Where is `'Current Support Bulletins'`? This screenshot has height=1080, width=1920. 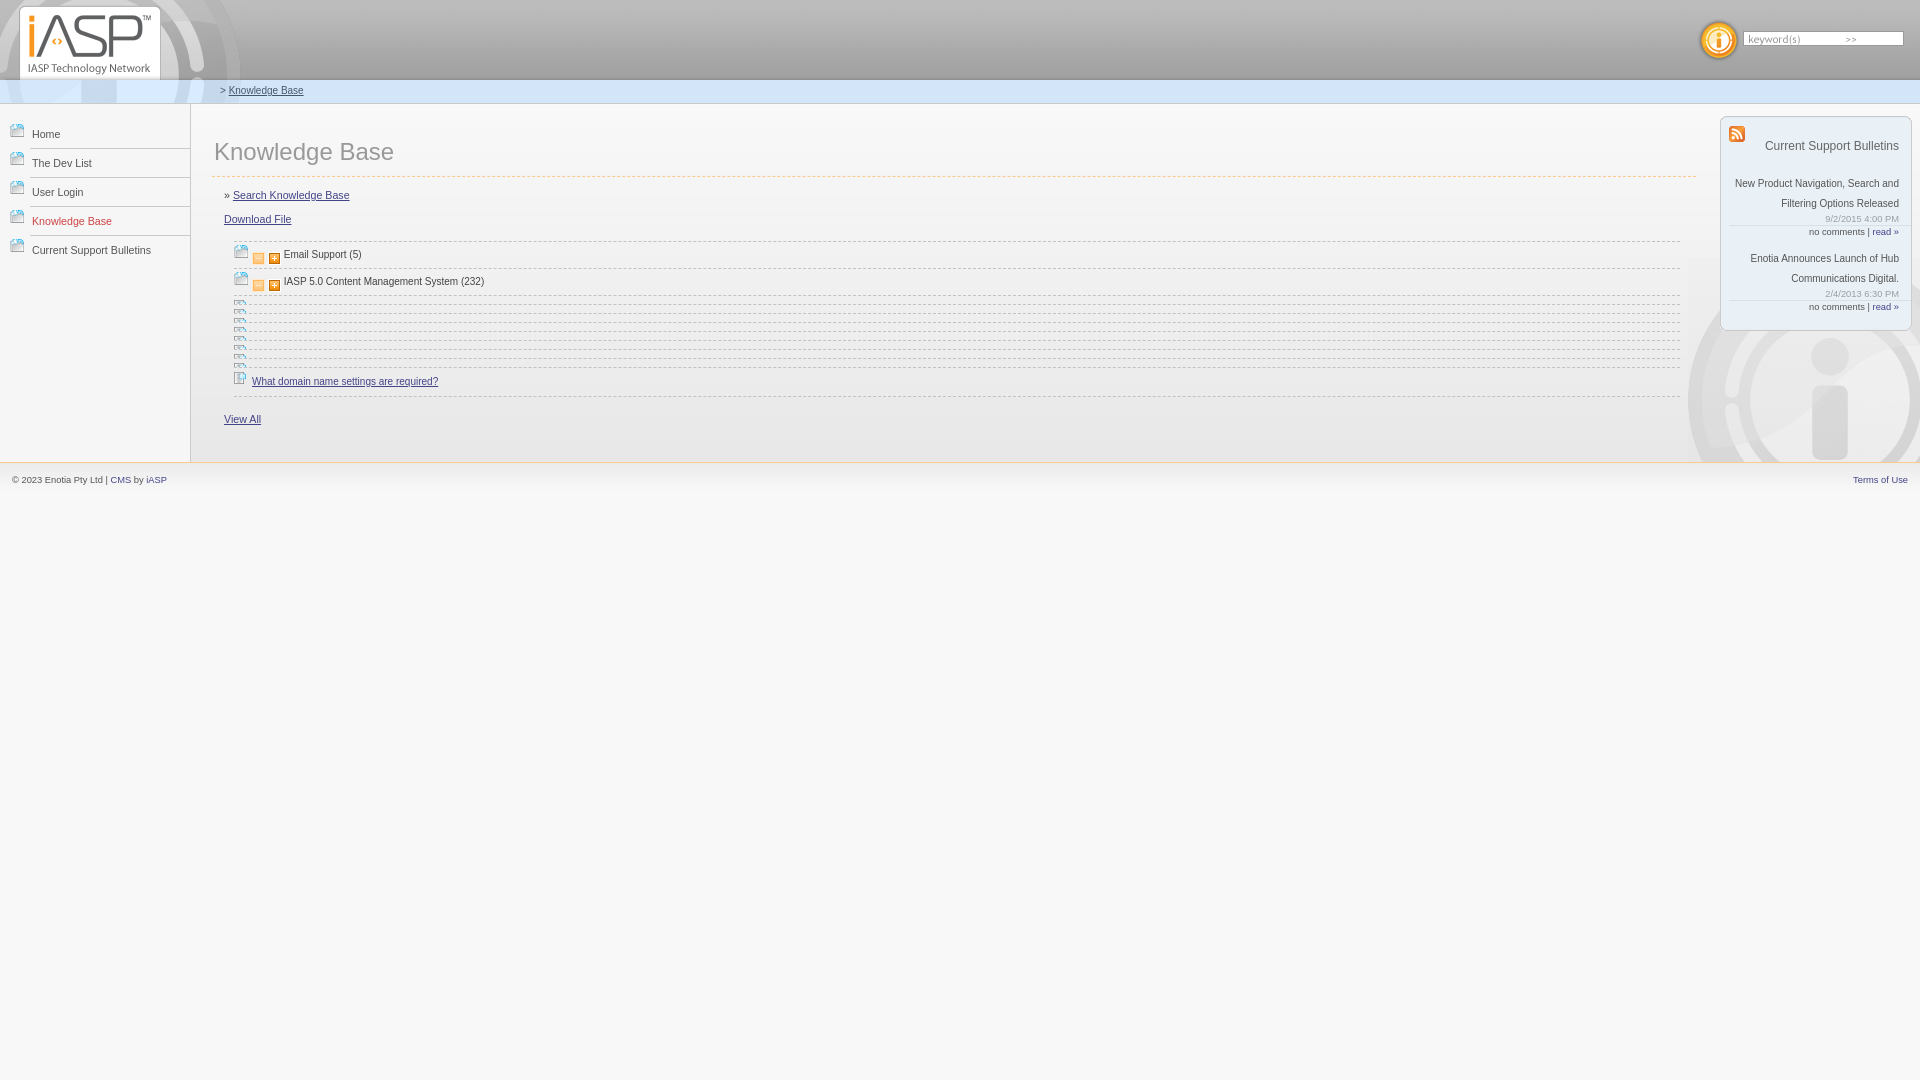 'Current Support Bulletins' is located at coordinates (109, 248).